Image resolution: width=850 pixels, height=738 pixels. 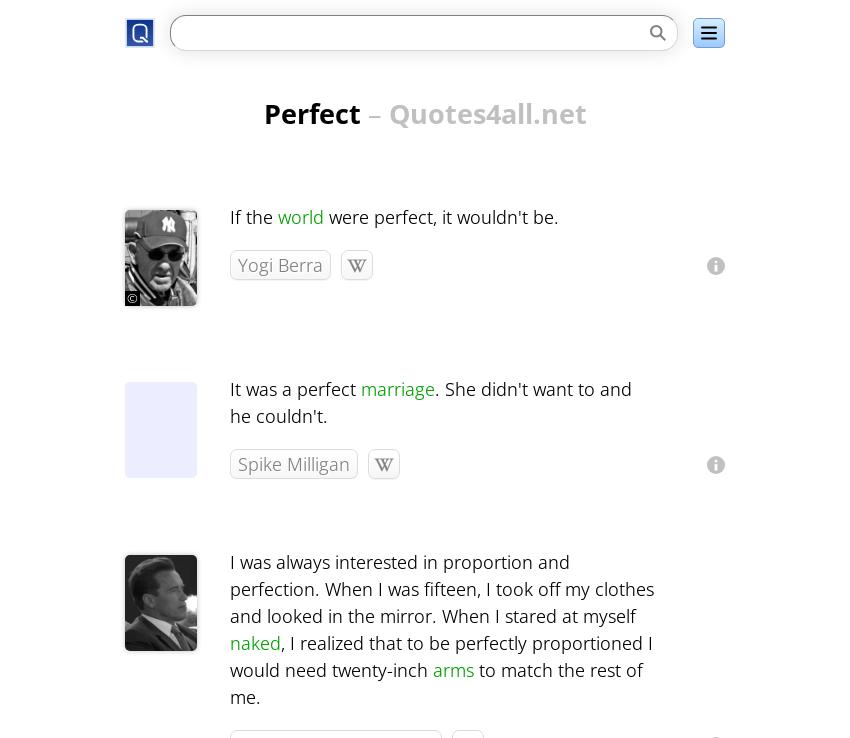 I want to click on 'to match the rest of me.', so click(x=435, y=682).